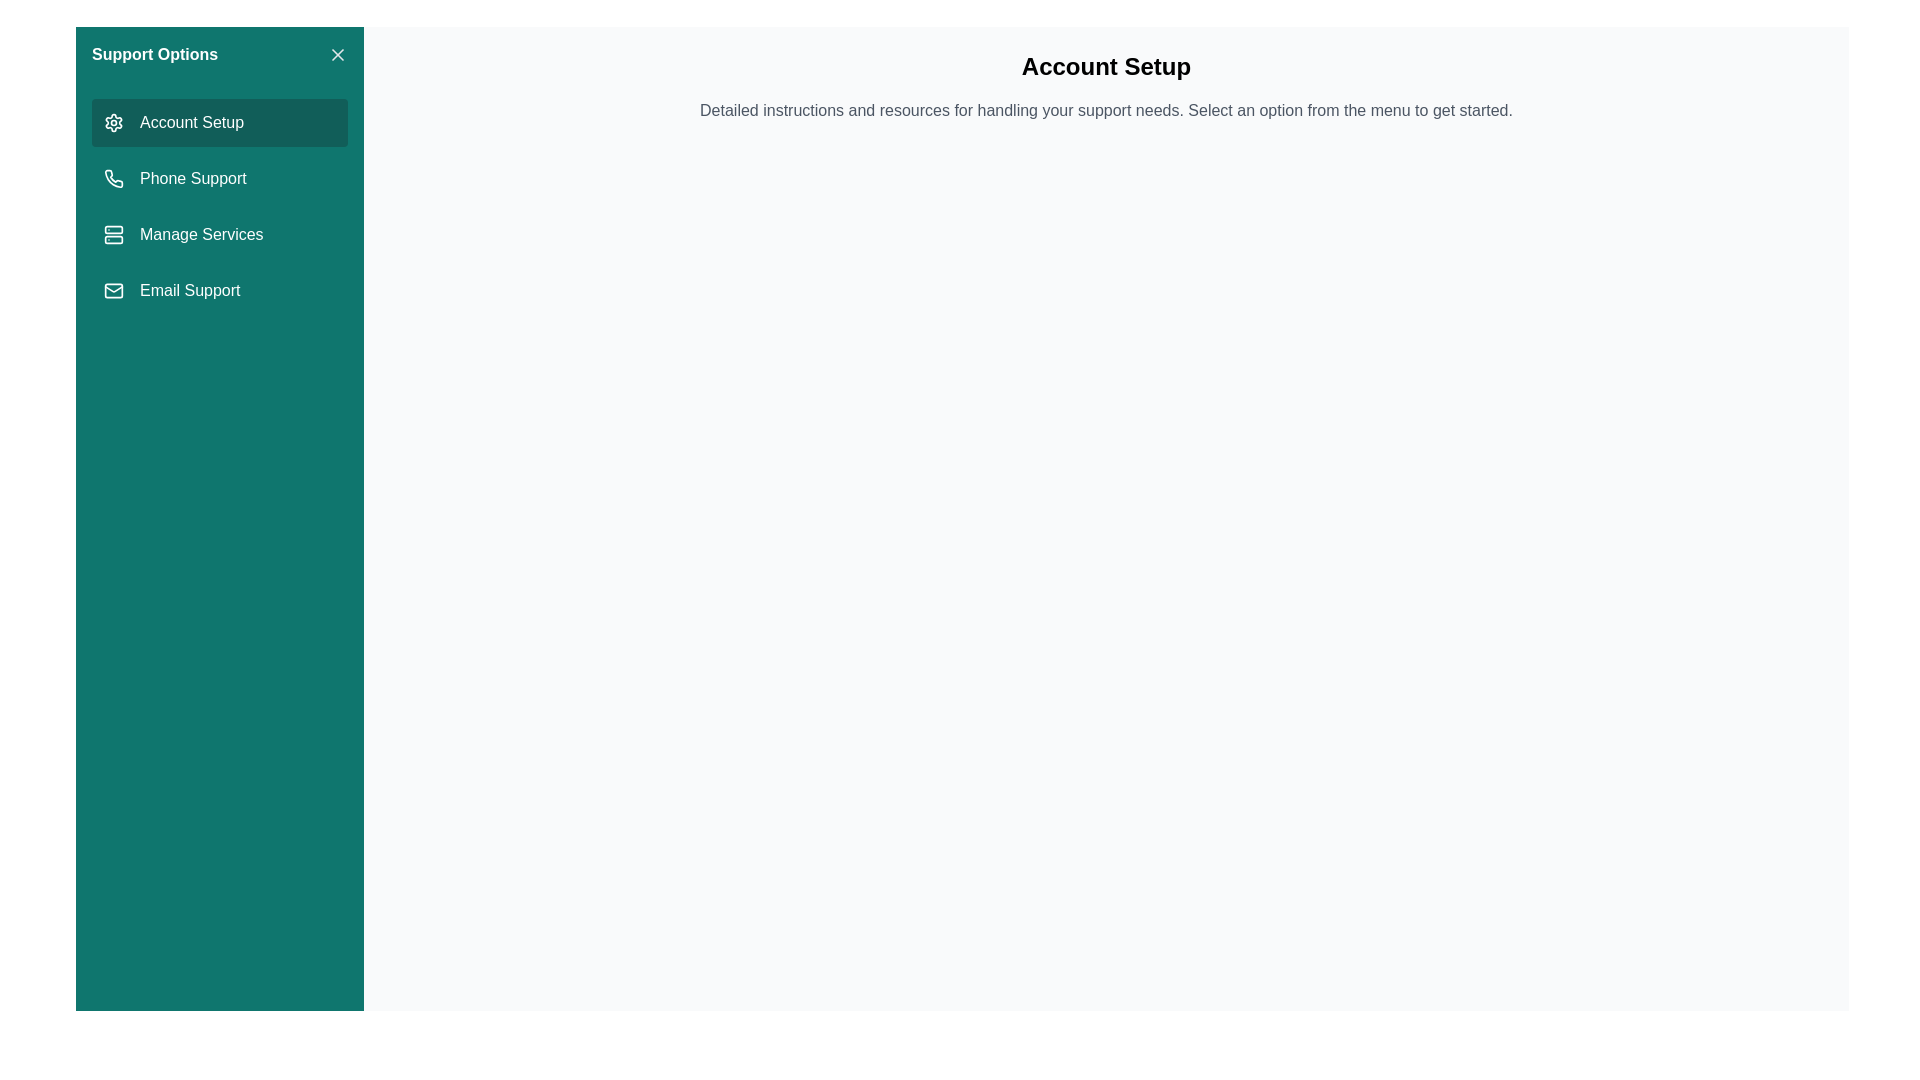 The image size is (1920, 1080). I want to click on the navigation button for phone support, located in the second position of the vertical menu on the left side, below 'Account Setup' and above 'Manage Services', so click(220, 177).